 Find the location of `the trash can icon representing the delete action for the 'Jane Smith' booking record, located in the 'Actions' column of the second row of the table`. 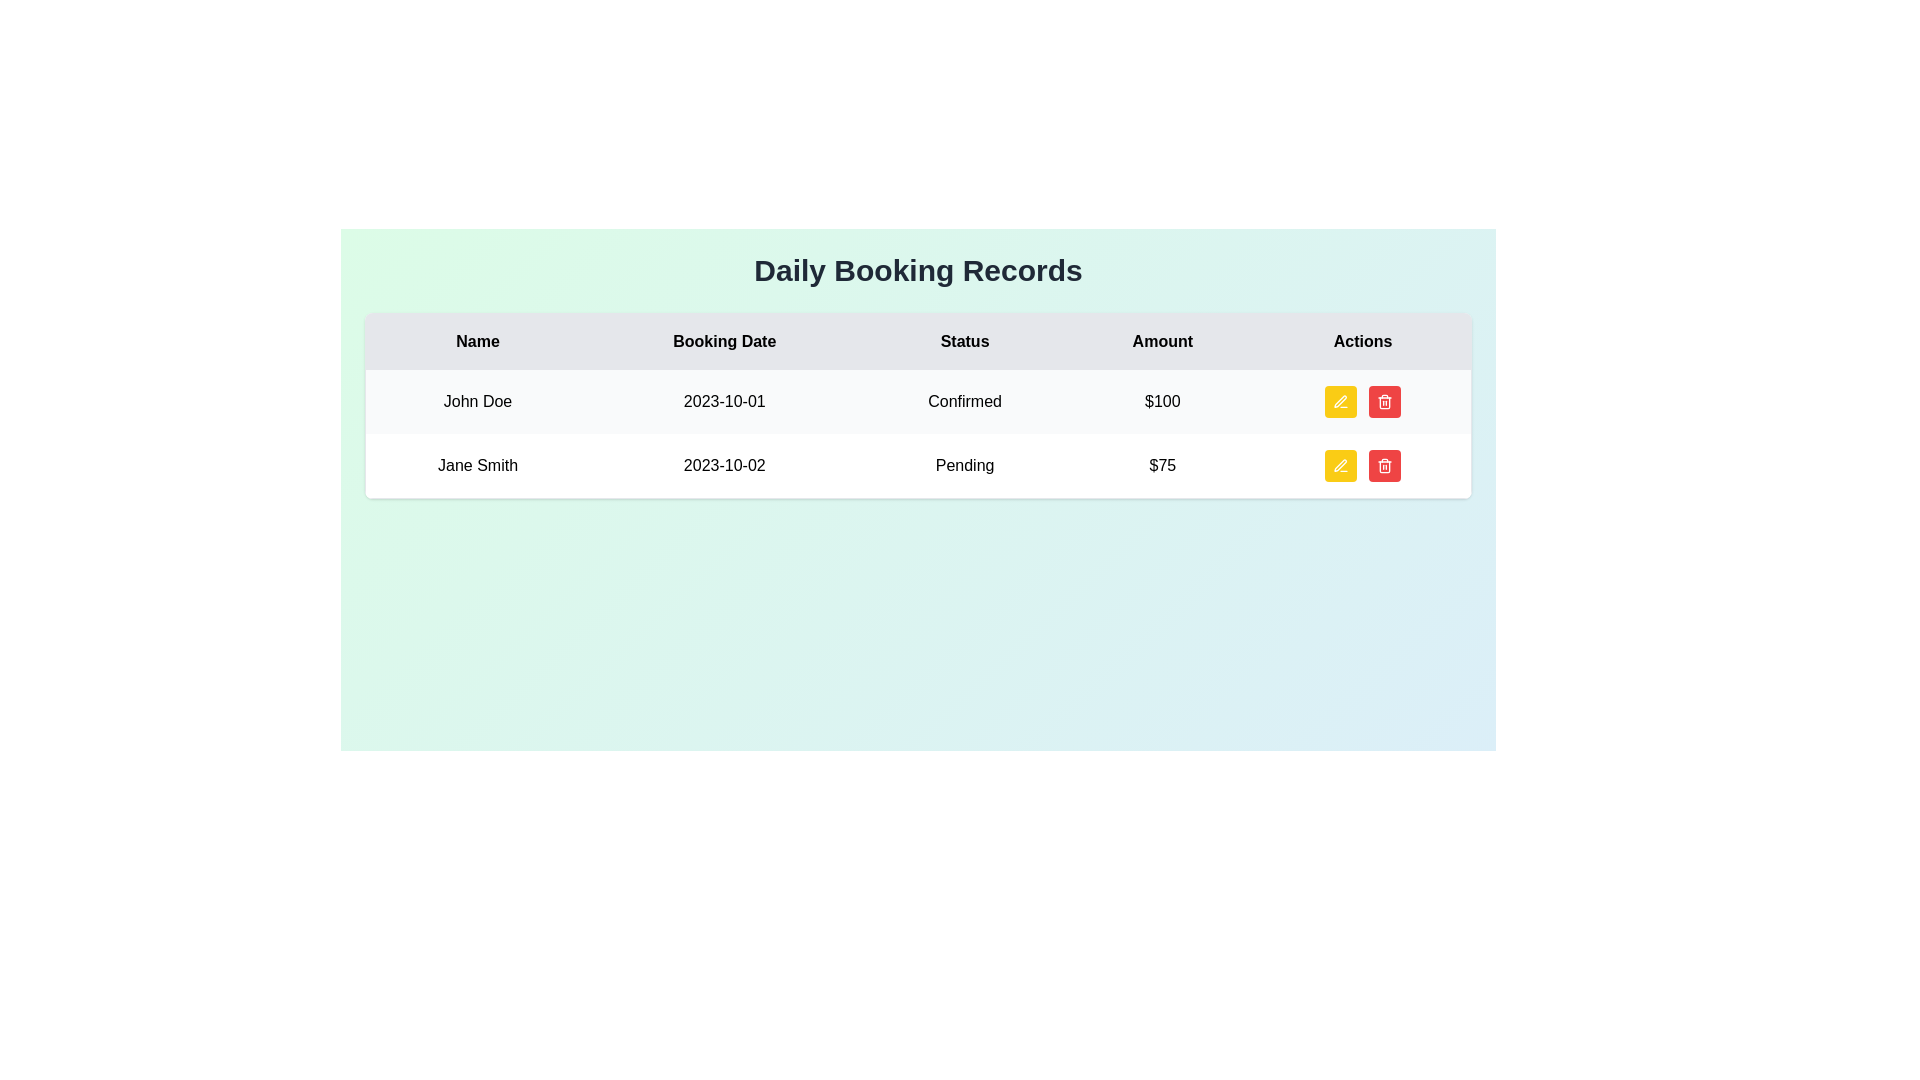

the trash can icon representing the delete action for the 'Jane Smith' booking record, located in the 'Actions' column of the second row of the table is located at coordinates (1384, 467).